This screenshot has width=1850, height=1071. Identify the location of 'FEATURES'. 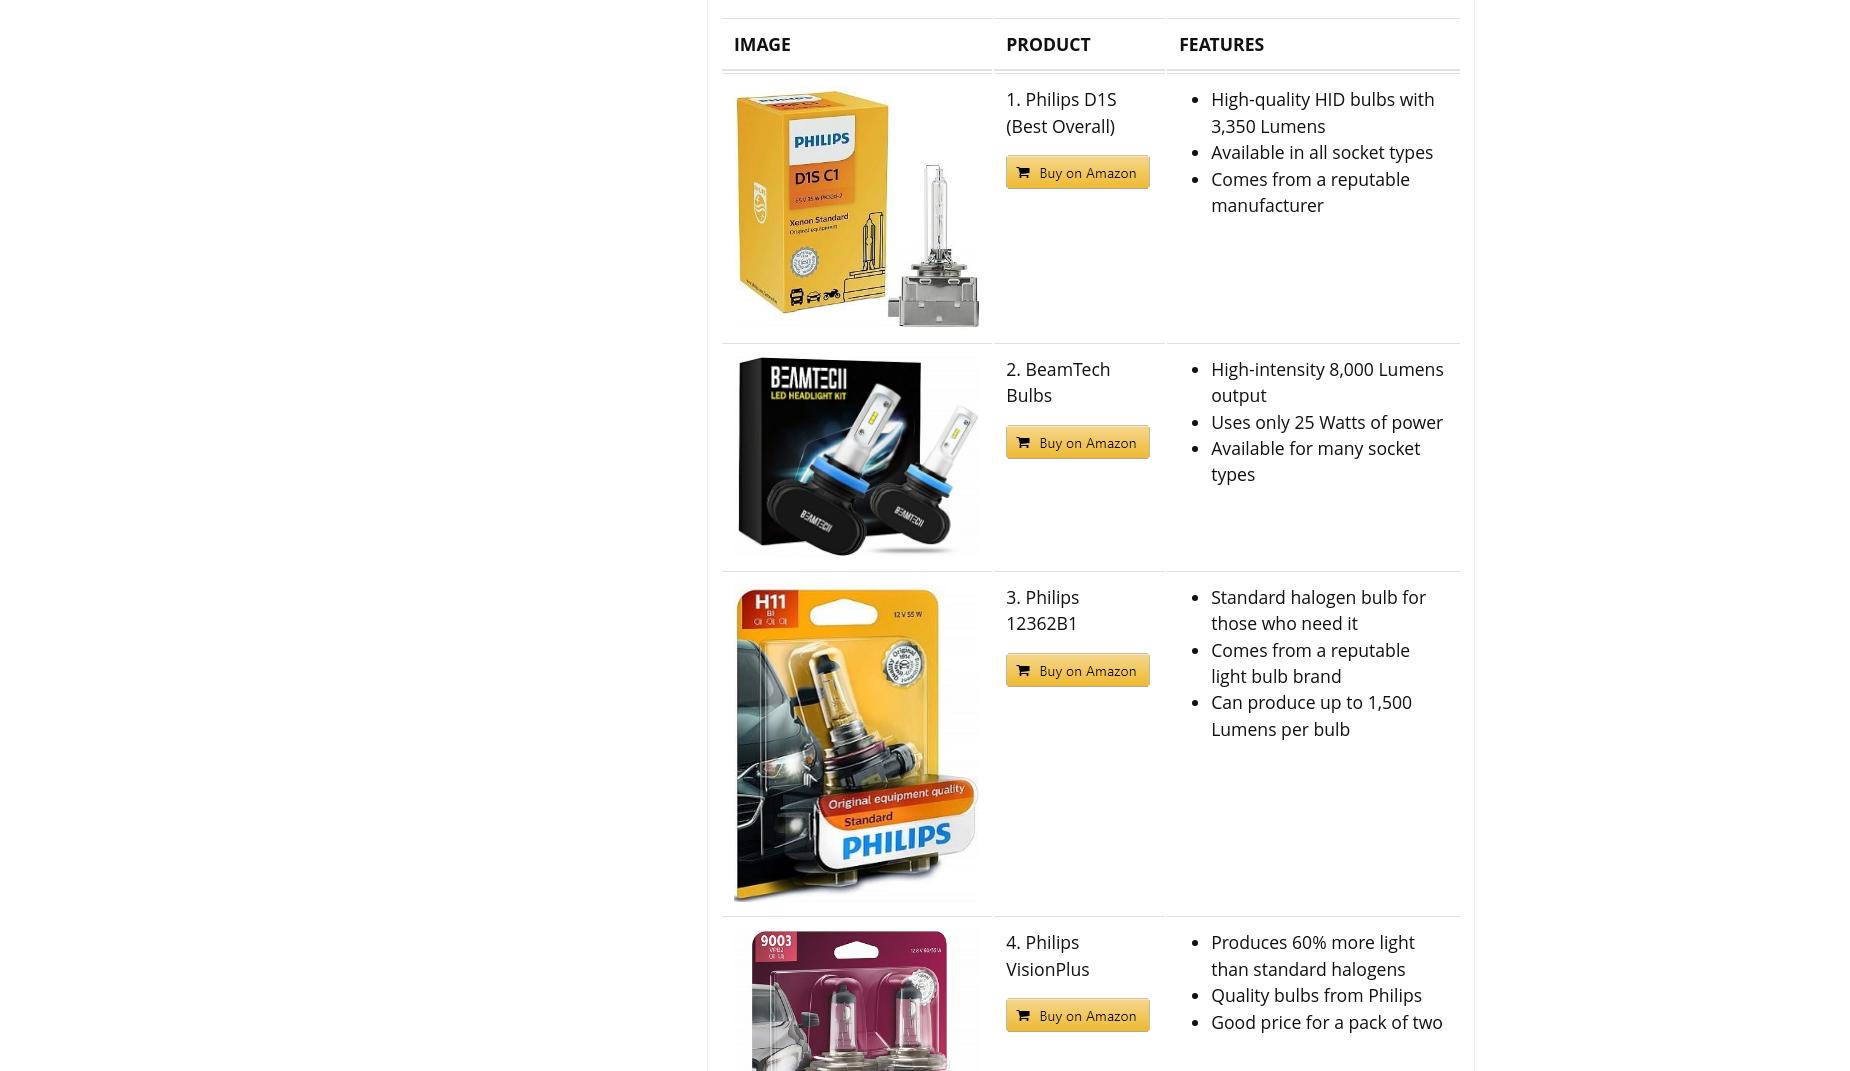
(1178, 43).